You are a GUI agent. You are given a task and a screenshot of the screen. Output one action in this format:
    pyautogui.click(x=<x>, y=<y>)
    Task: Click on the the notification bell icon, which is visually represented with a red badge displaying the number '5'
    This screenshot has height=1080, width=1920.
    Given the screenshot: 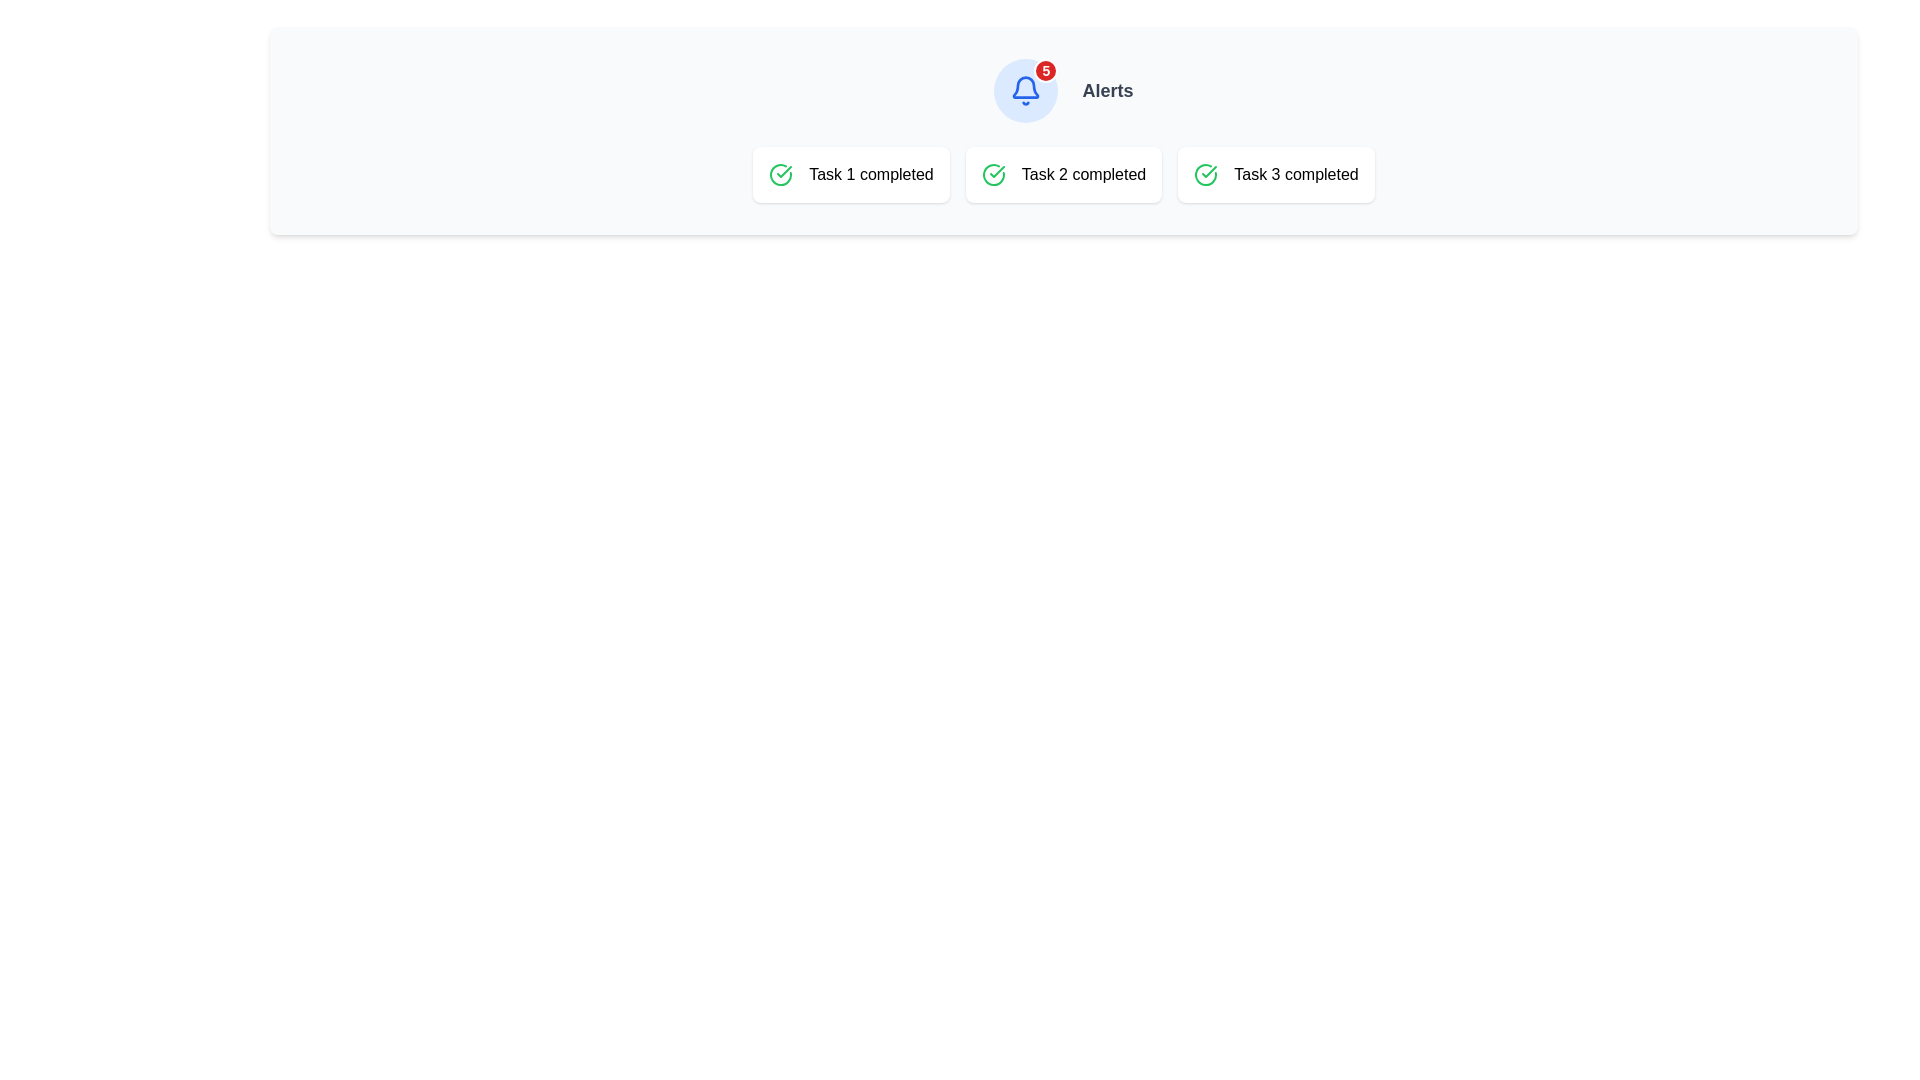 What is the action you would take?
    pyautogui.click(x=1026, y=91)
    